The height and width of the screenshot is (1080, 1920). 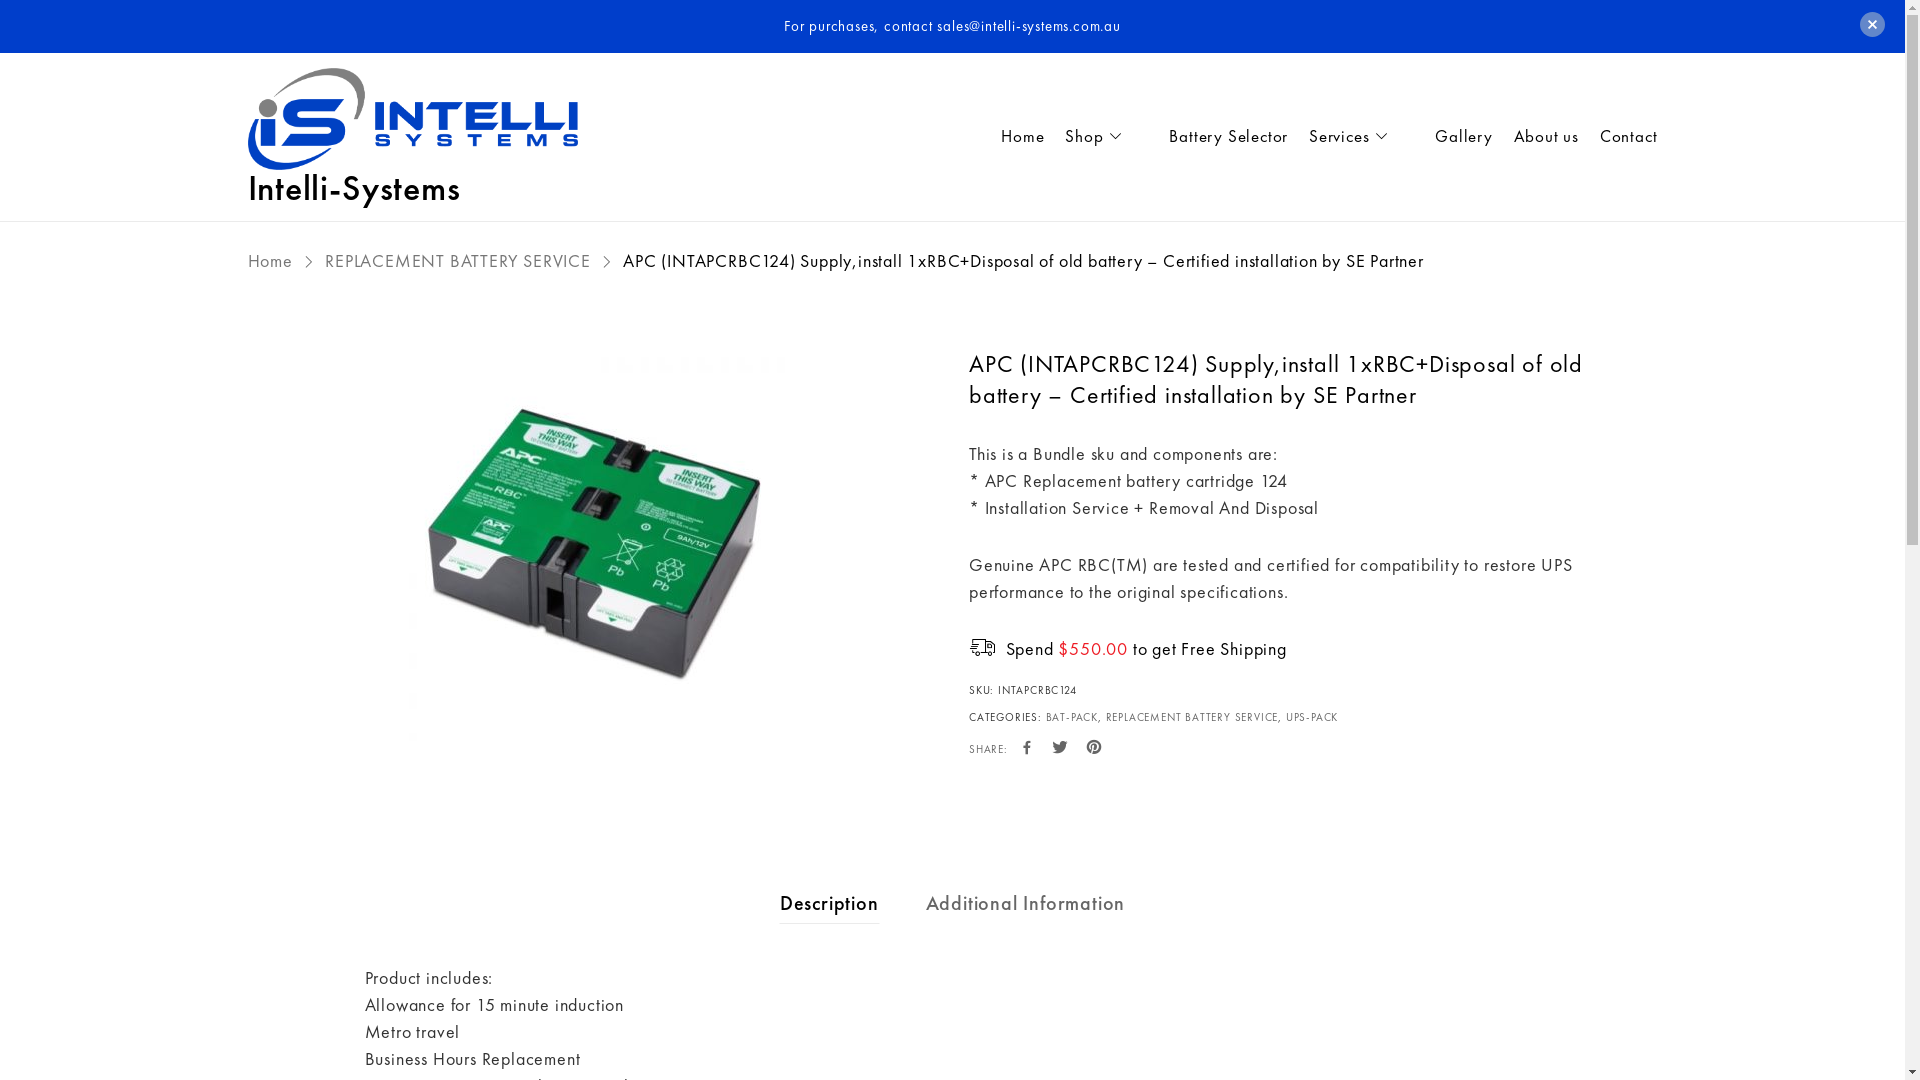 What do you see at coordinates (829, 902) in the screenshot?
I see `'Description'` at bounding box center [829, 902].